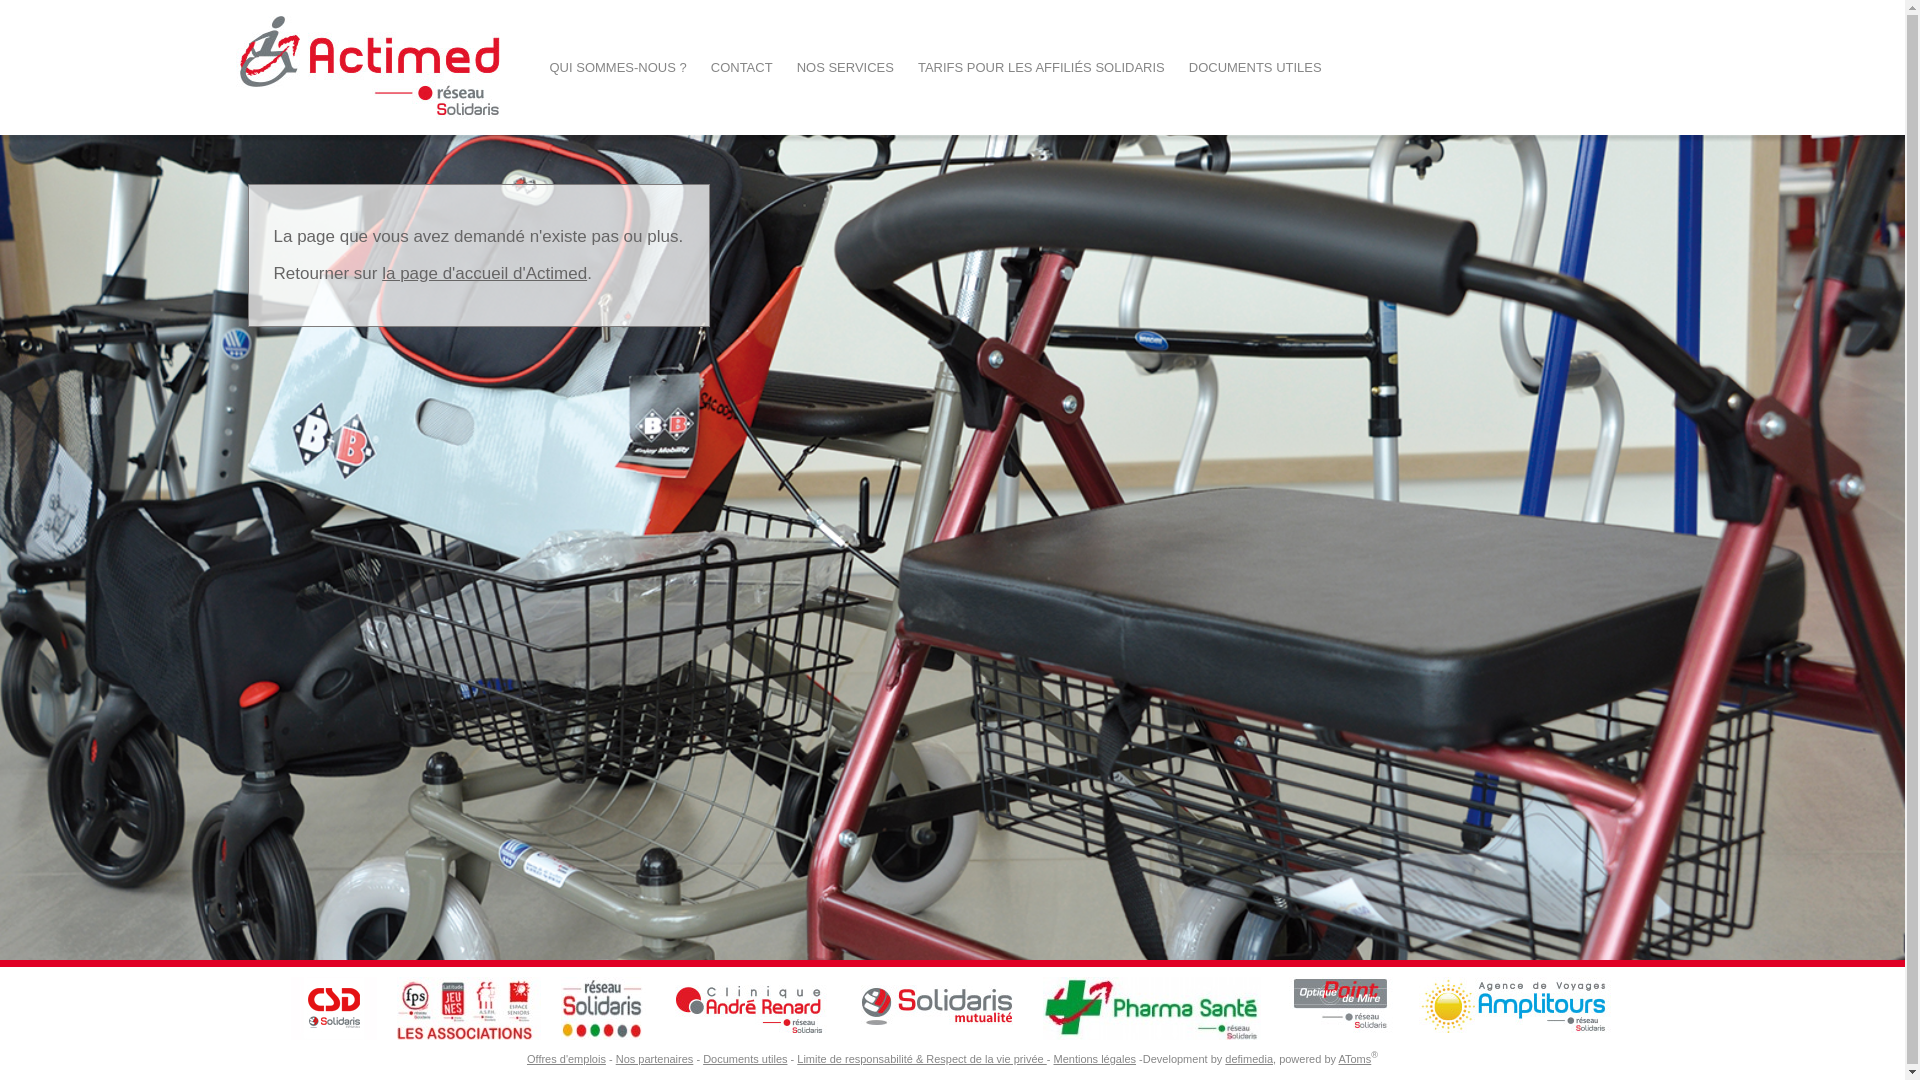  What do you see at coordinates (784, 66) in the screenshot?
I see `'NOS SERVICES'` at bounding box center [784, 66].